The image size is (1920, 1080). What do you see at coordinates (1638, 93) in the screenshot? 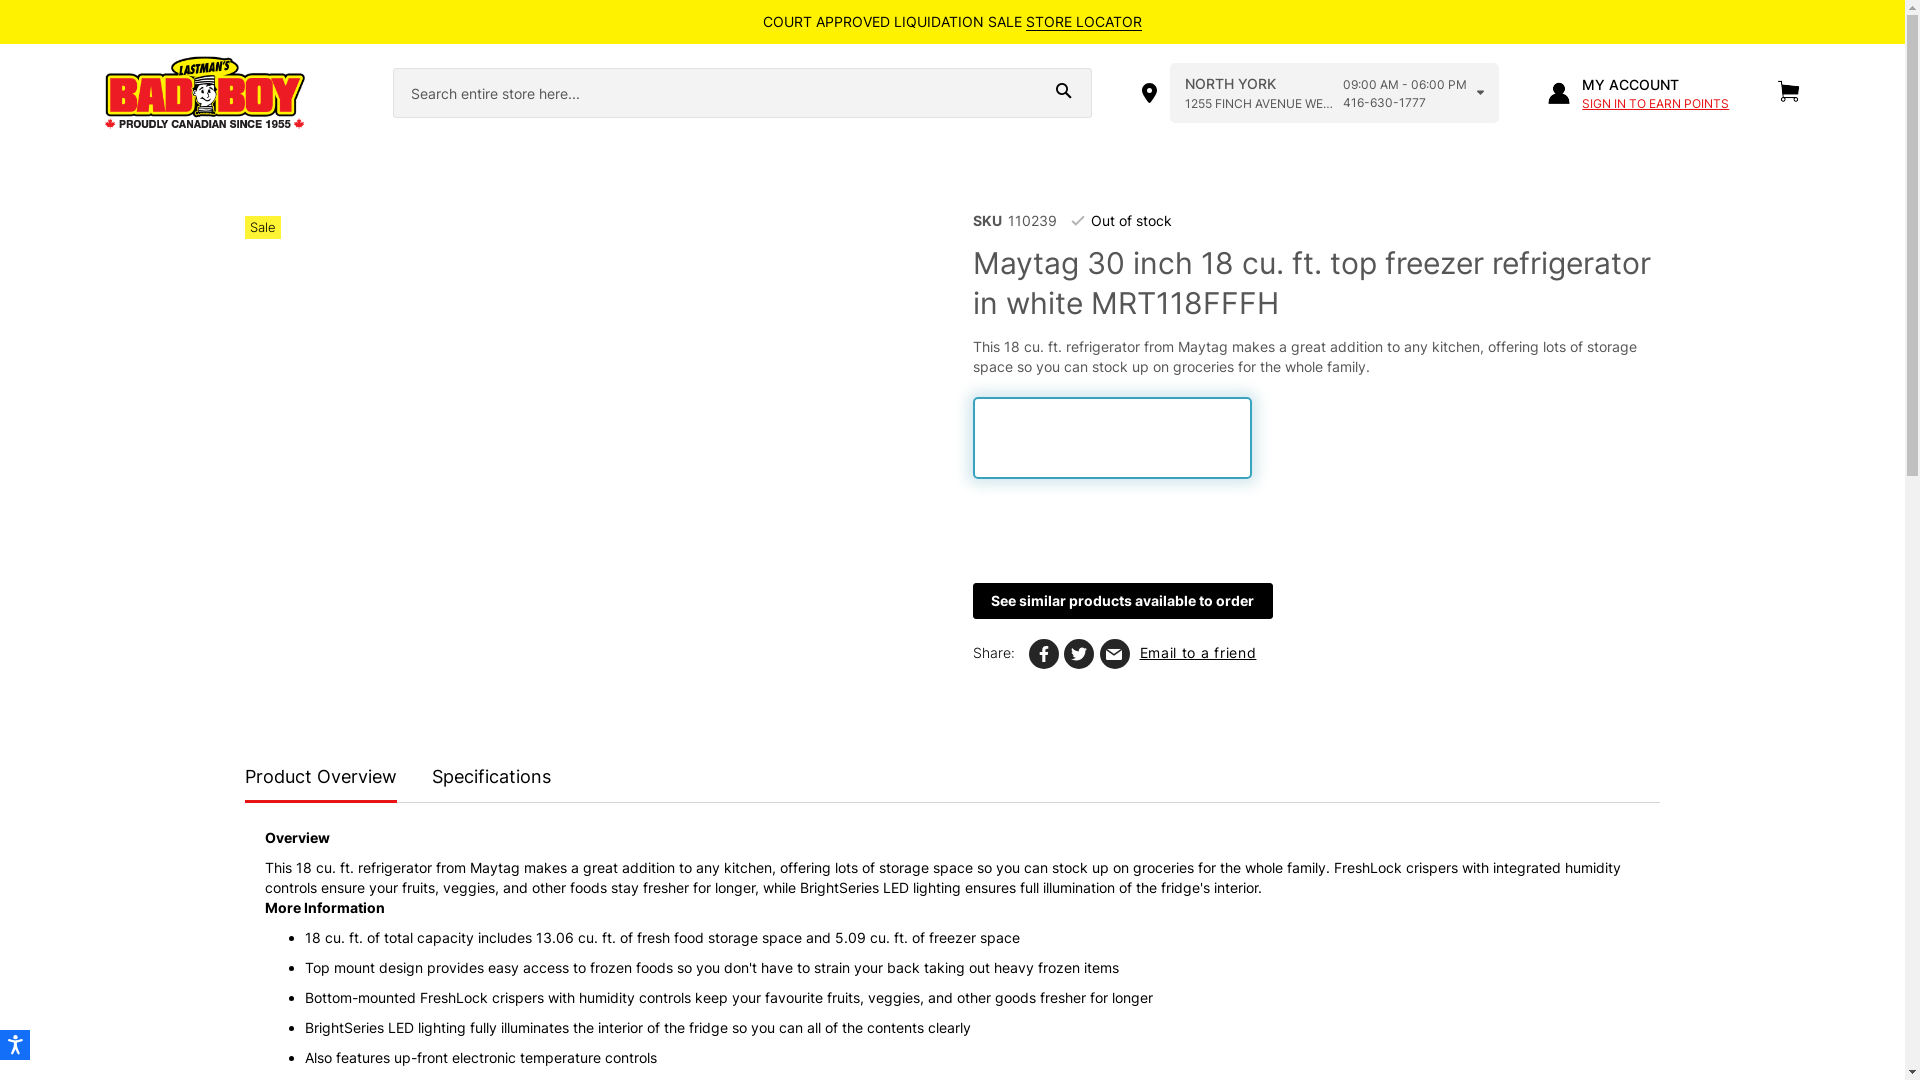
I see `'MY ACCOUNT` at bounding box center [1638, 93].